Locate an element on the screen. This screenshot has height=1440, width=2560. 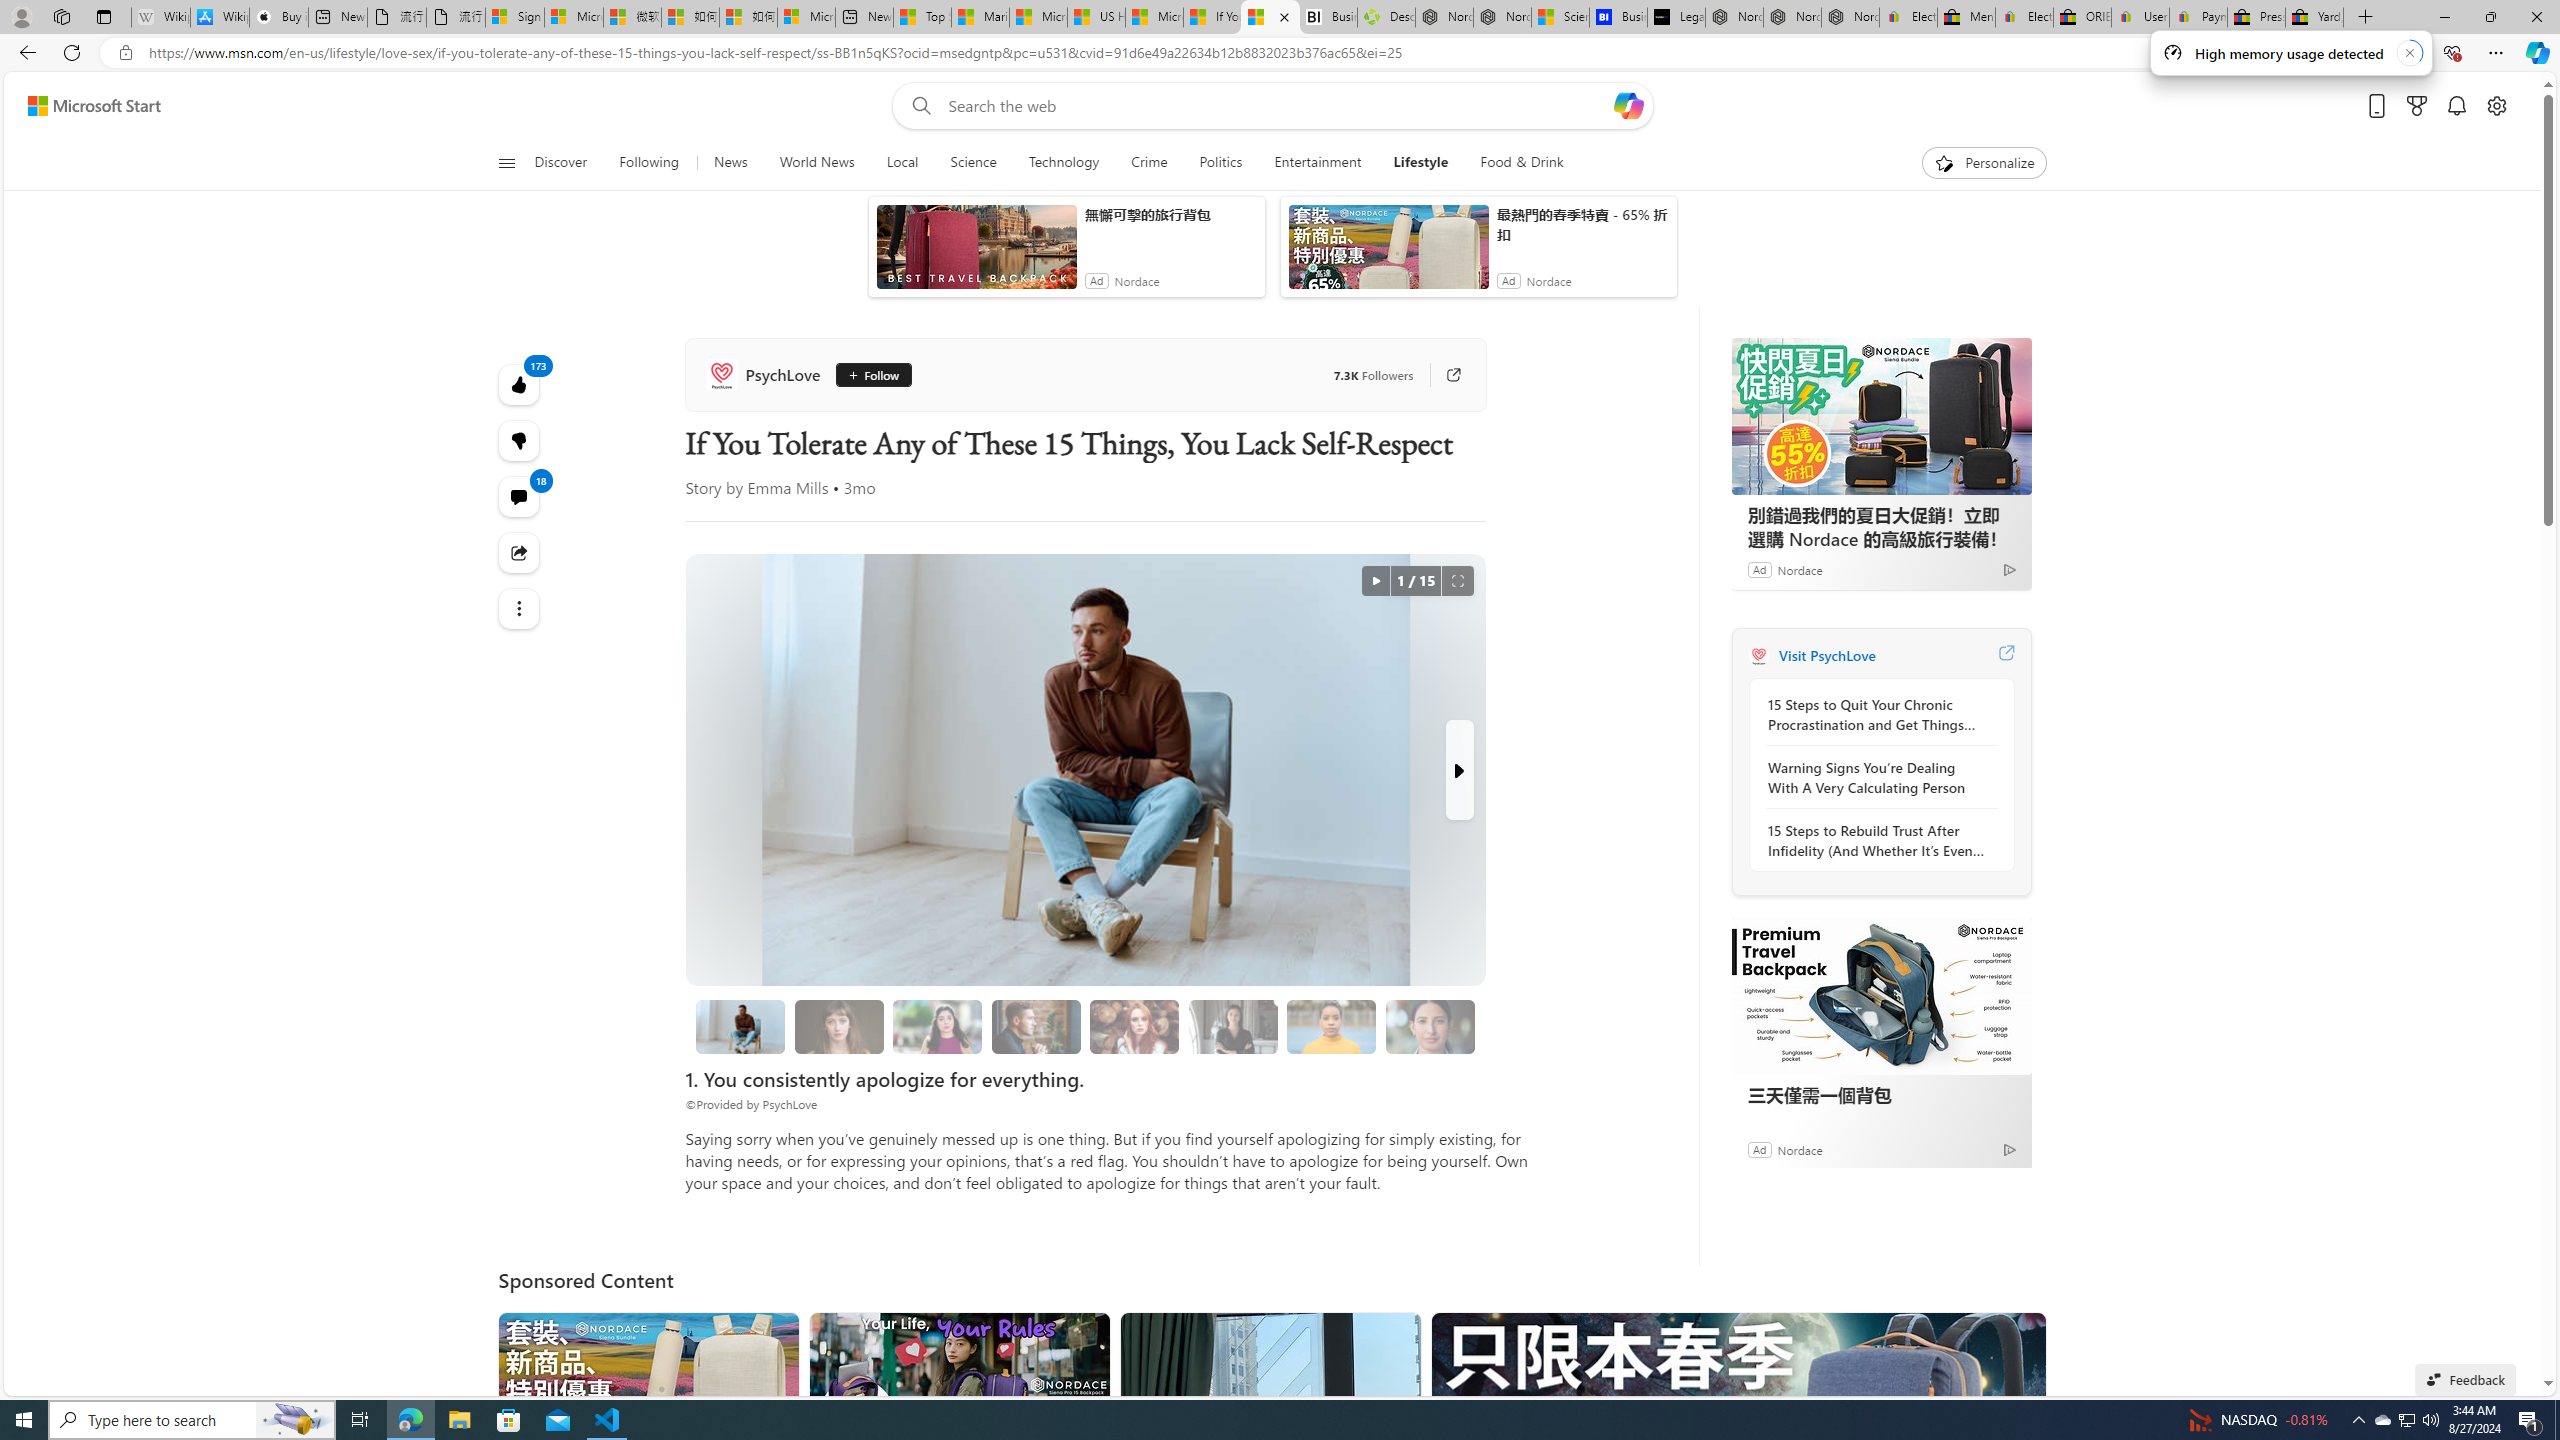
'Food & Drink' is located at coordinates (1513, 162).